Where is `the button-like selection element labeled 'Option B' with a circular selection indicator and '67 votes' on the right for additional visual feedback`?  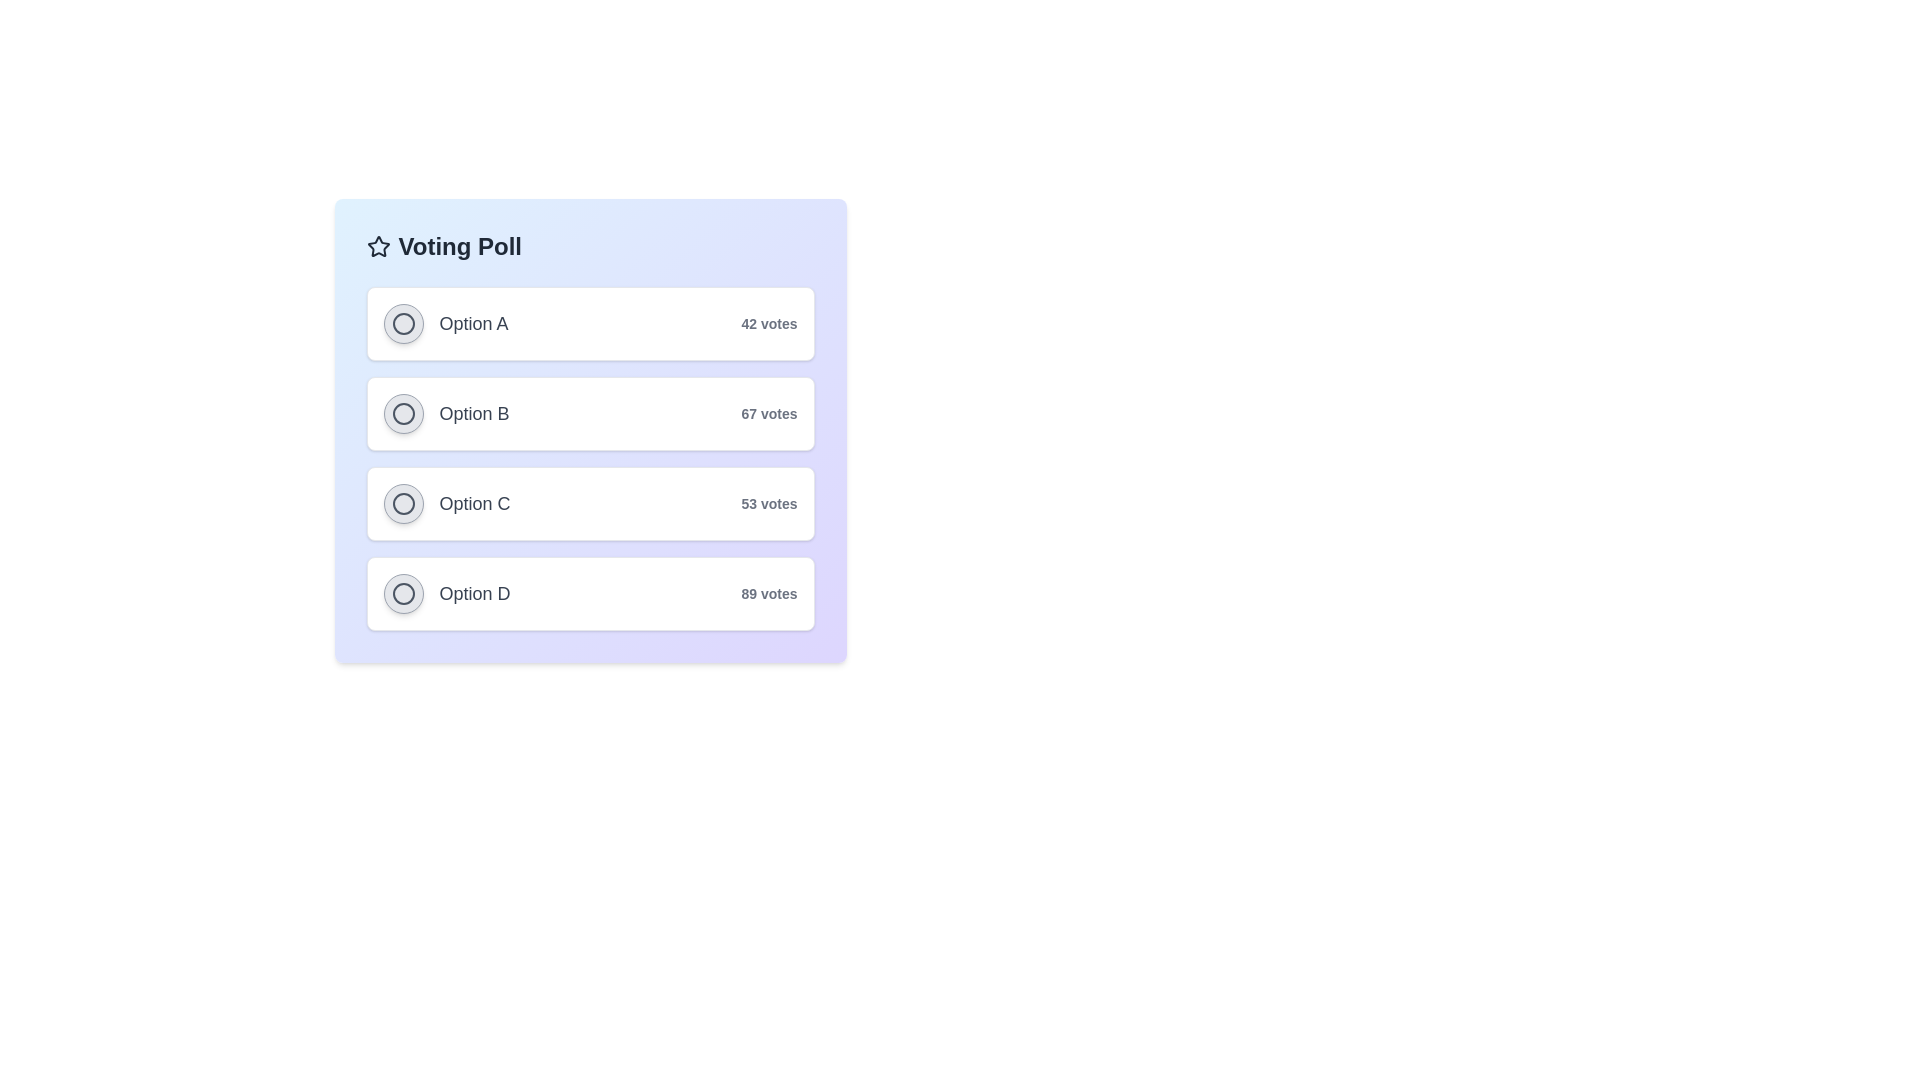
the button-like selection element labeled 'Option B' with a circular selection indicator and '67 votes' on the right for additional visual feedback is located at coordinates (589, 412).